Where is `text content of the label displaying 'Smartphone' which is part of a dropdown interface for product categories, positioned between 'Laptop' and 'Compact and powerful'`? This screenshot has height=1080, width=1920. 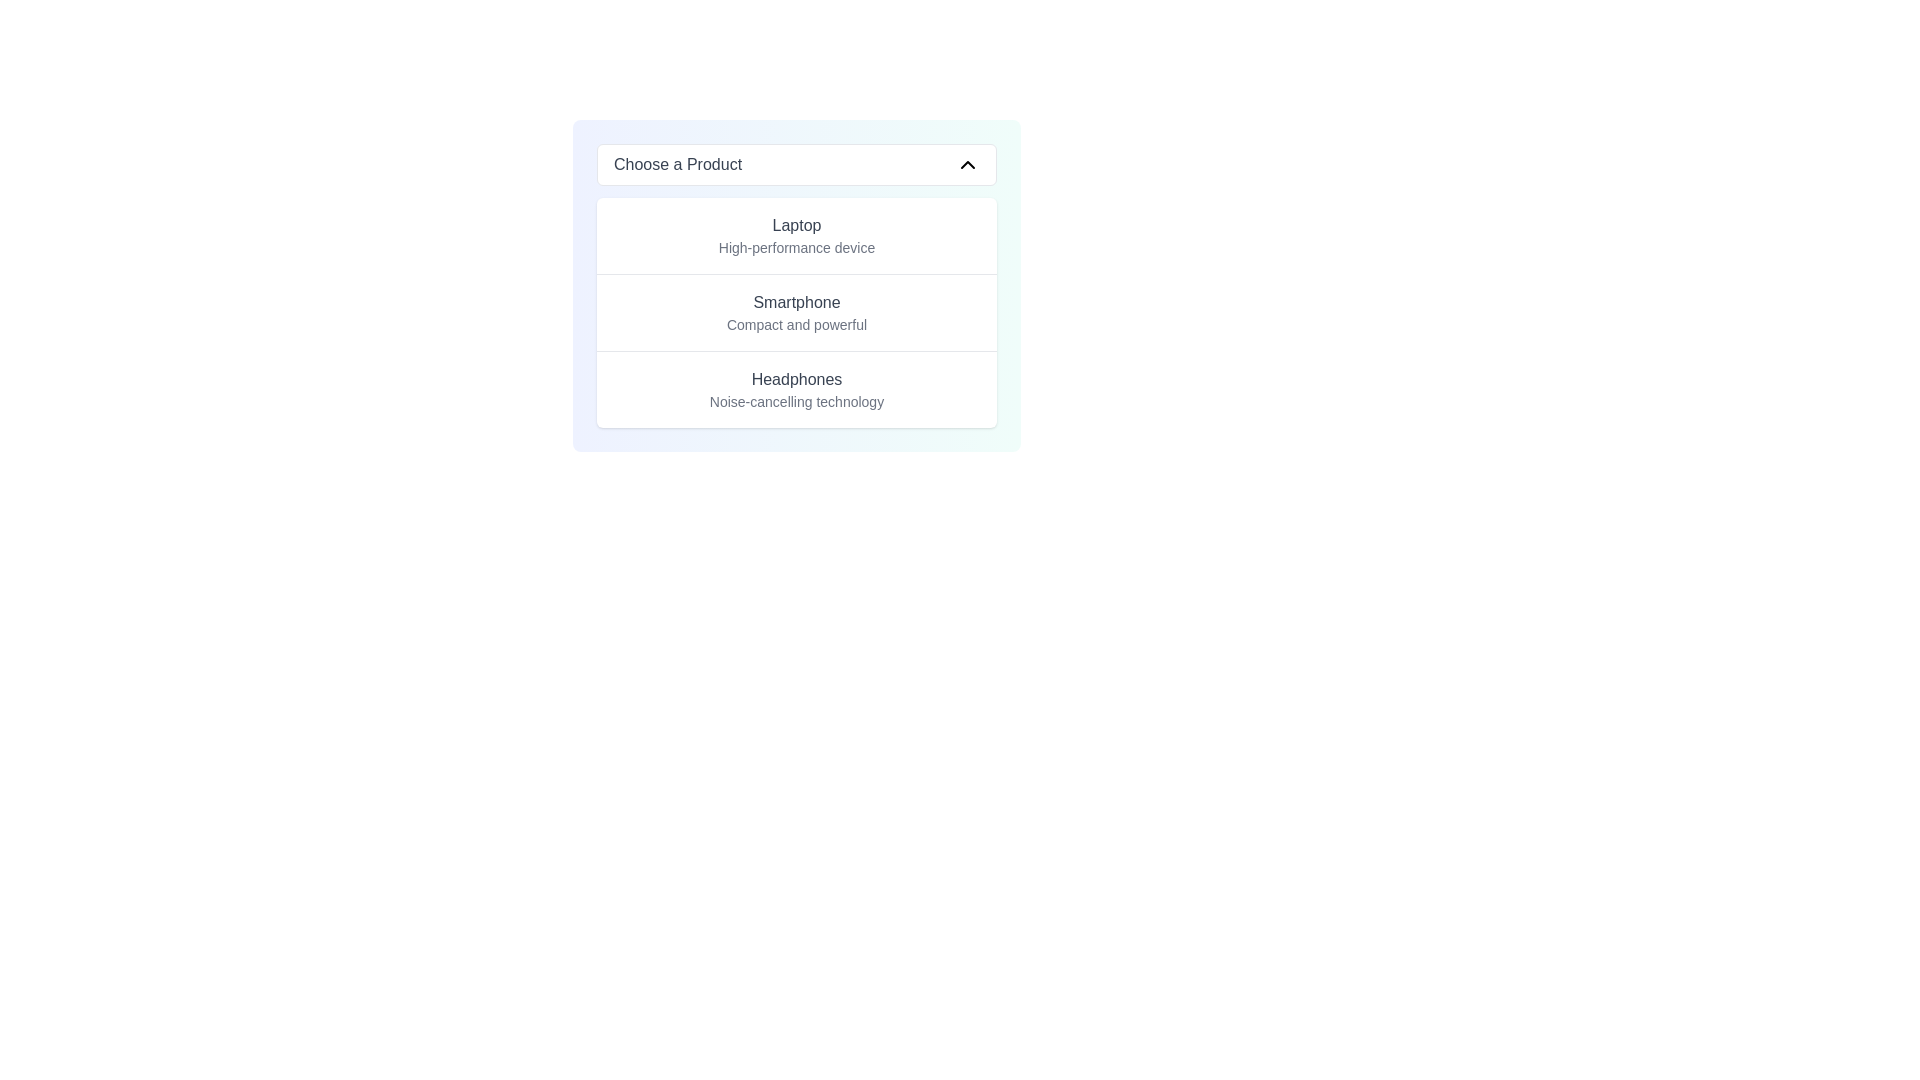
text content of the label displaying 'Smartphone' which is part of a dropdown interface for product categories, positioned between 'Laptop' and 'Compact and powerful' is located at coordinates (795, 303).